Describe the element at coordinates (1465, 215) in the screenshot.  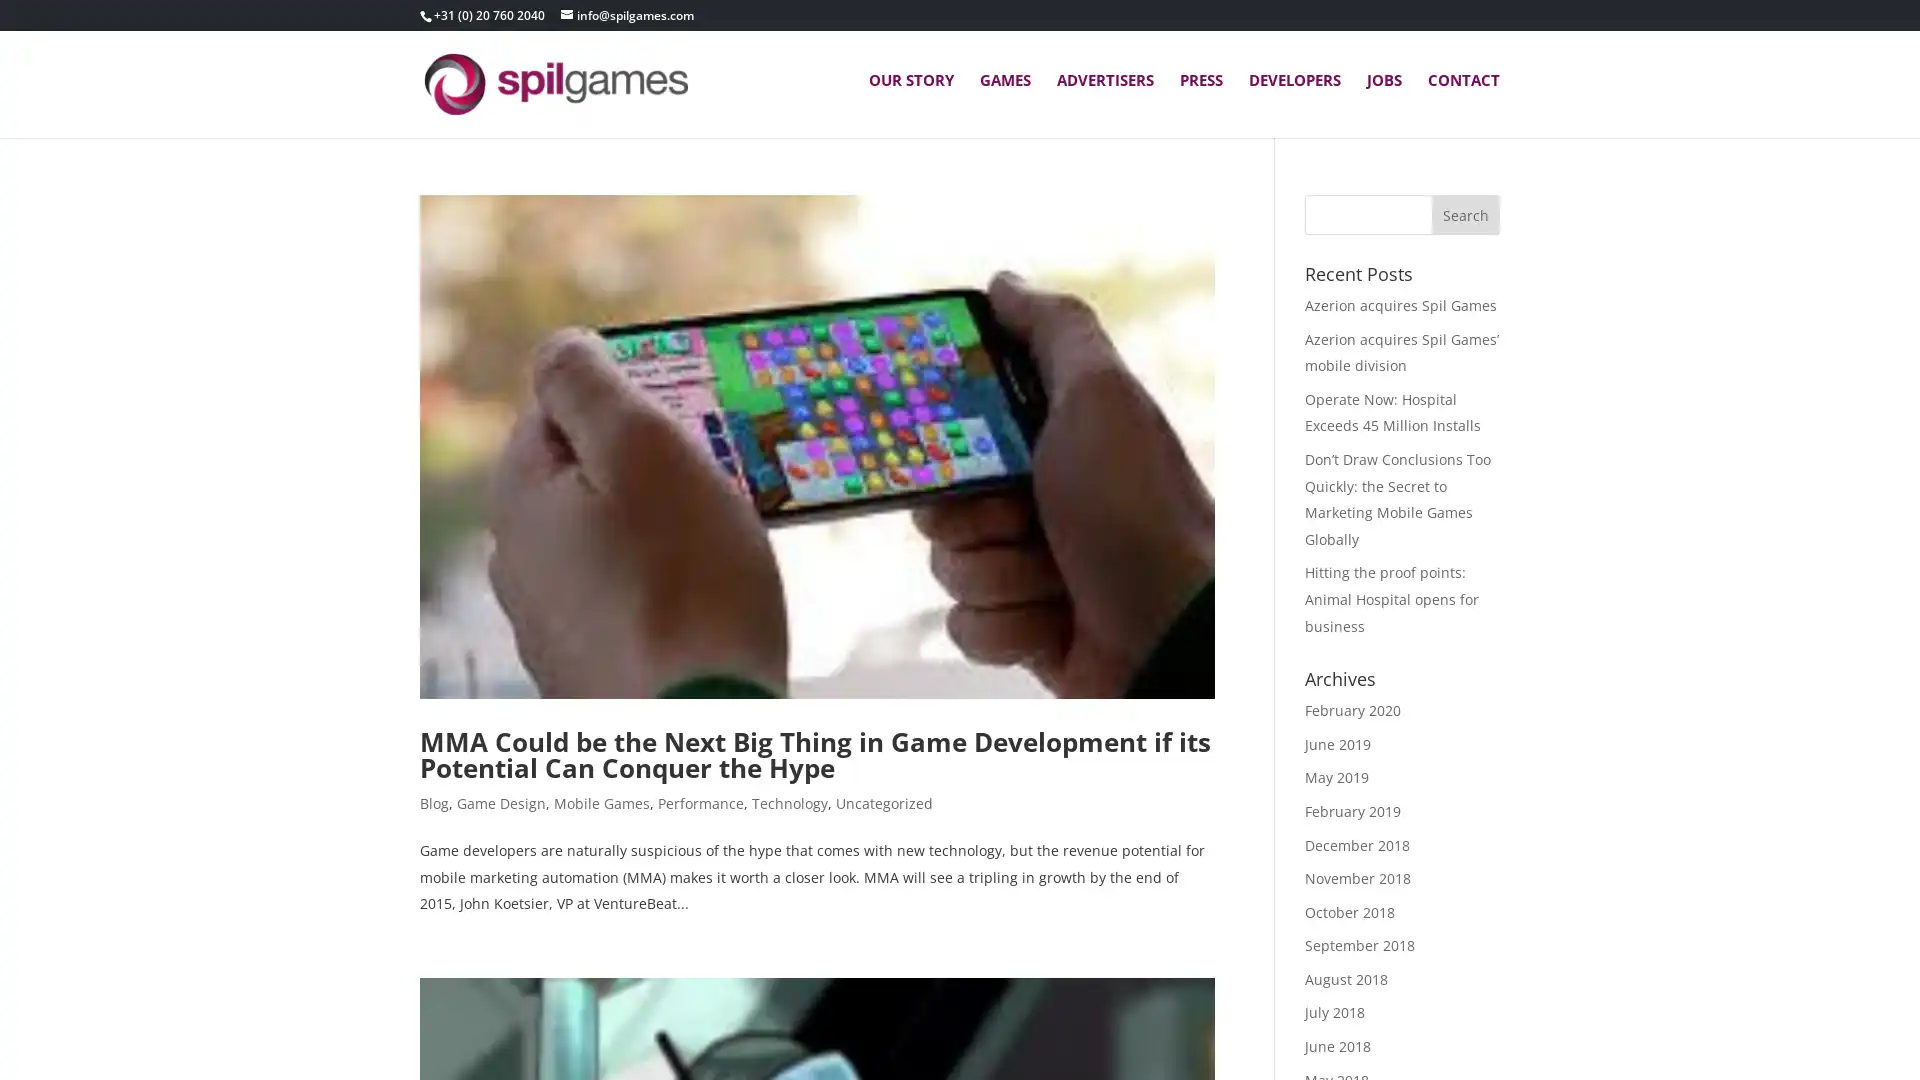
I see `Search` at that location.